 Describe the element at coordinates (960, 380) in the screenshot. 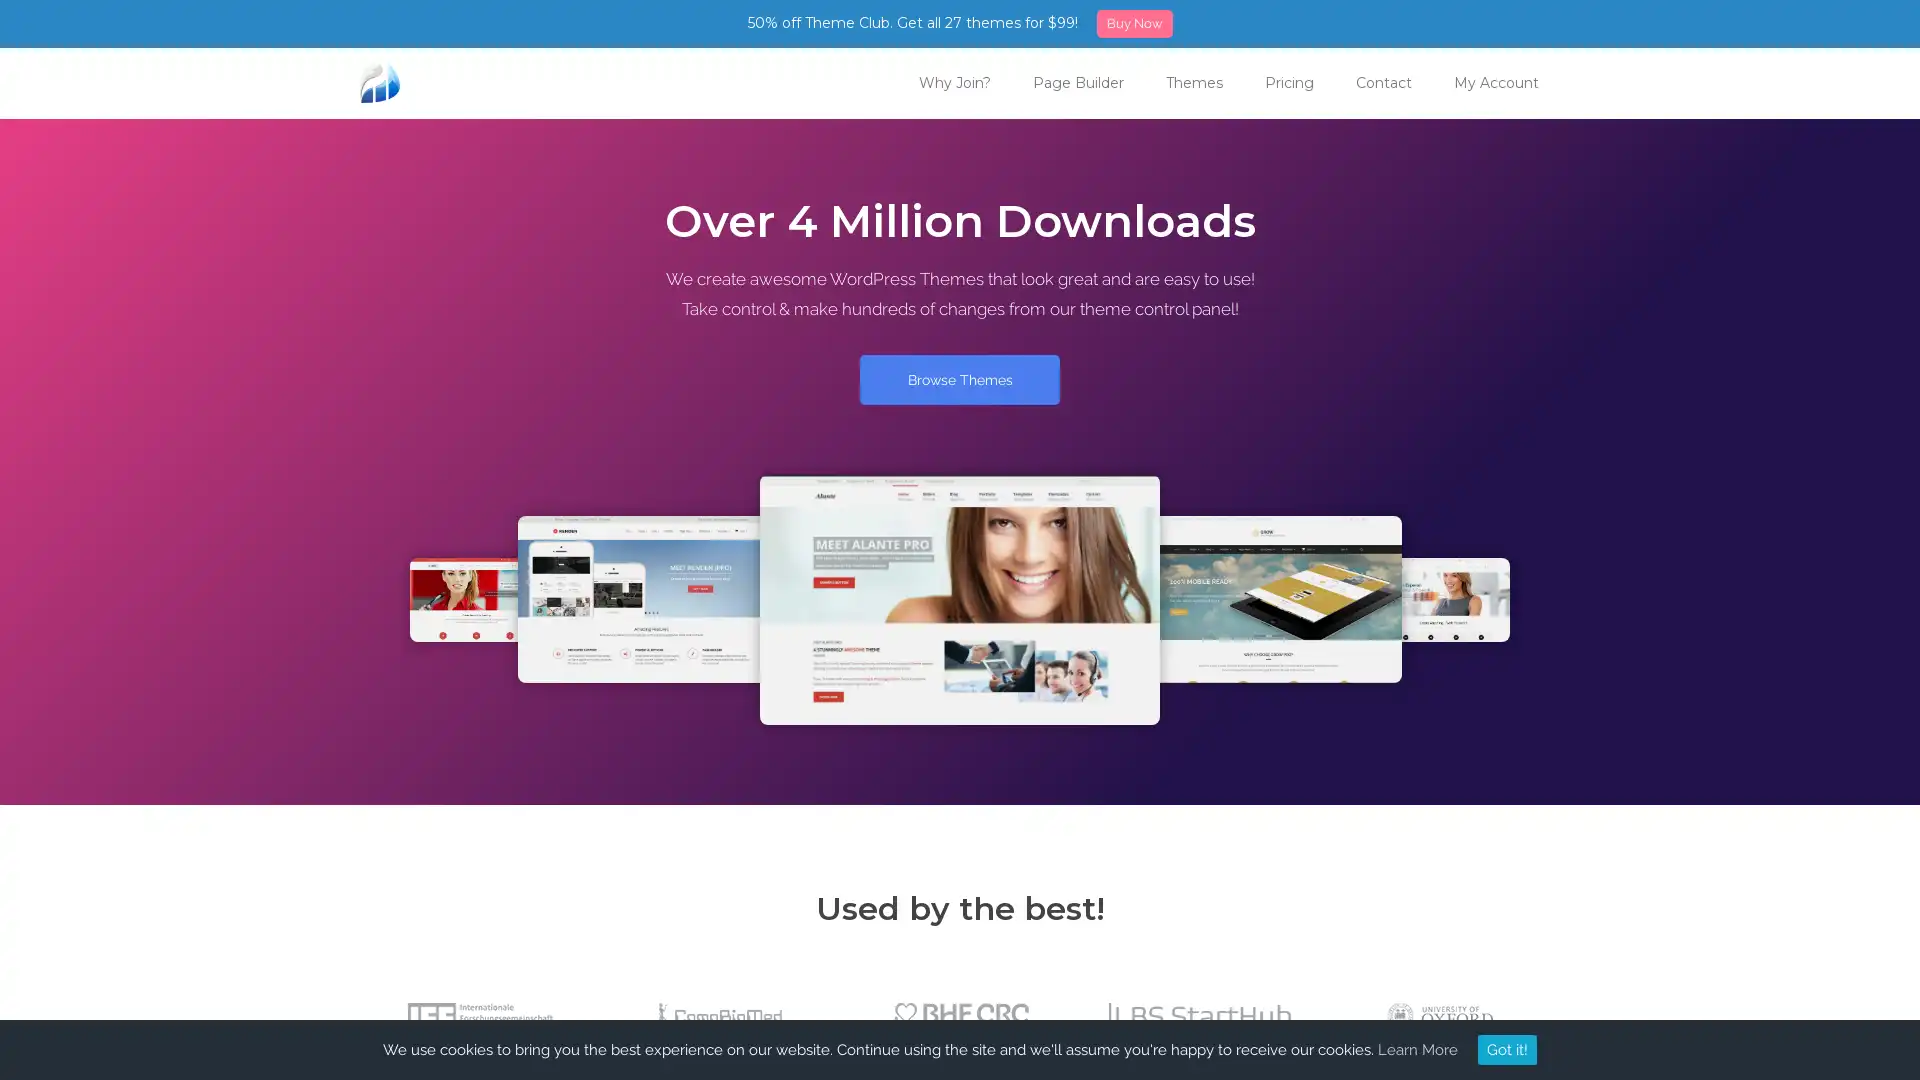

I see `Browse Themes` at that location.